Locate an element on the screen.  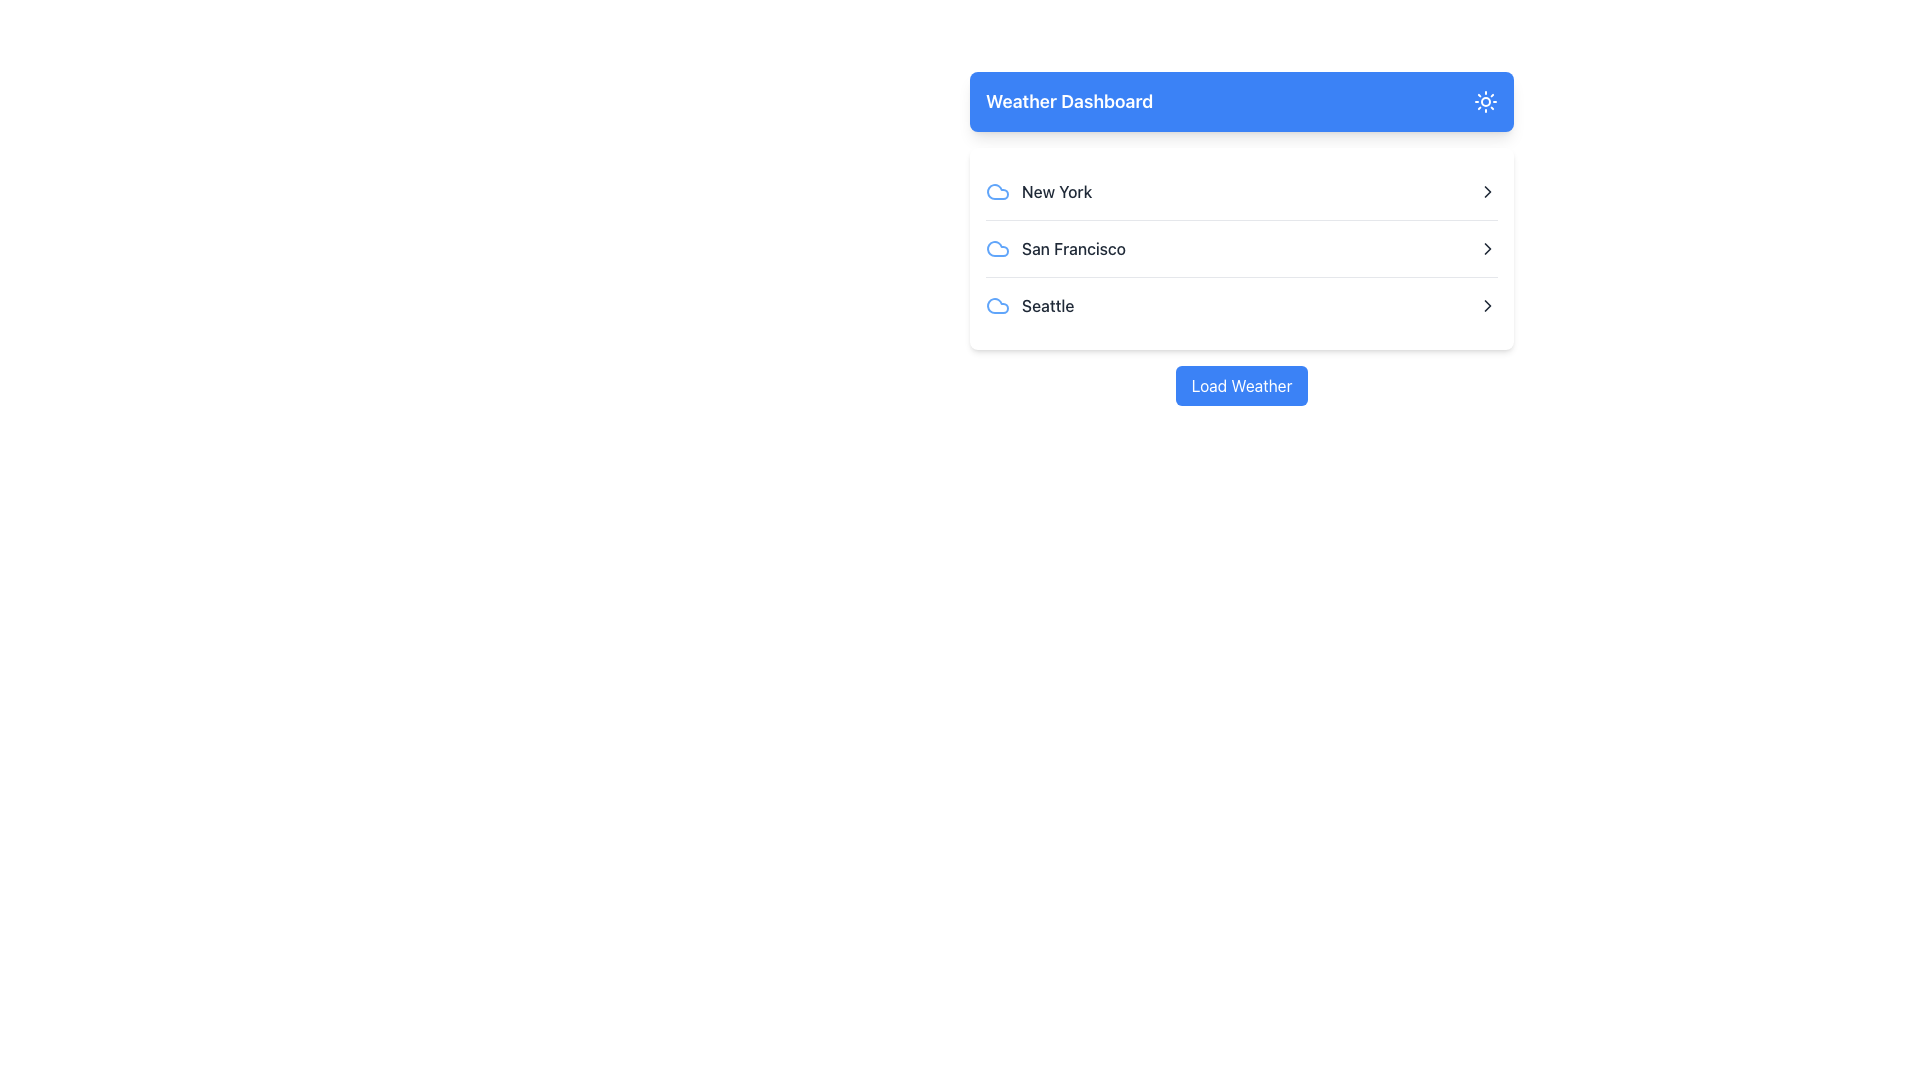
the weather-related icon located at the far-right side of the header bar, adjacent to the title text 'Weather Dashboard', which is within a blue, rounded rectangular bar is located at coordinates (1486, 101).